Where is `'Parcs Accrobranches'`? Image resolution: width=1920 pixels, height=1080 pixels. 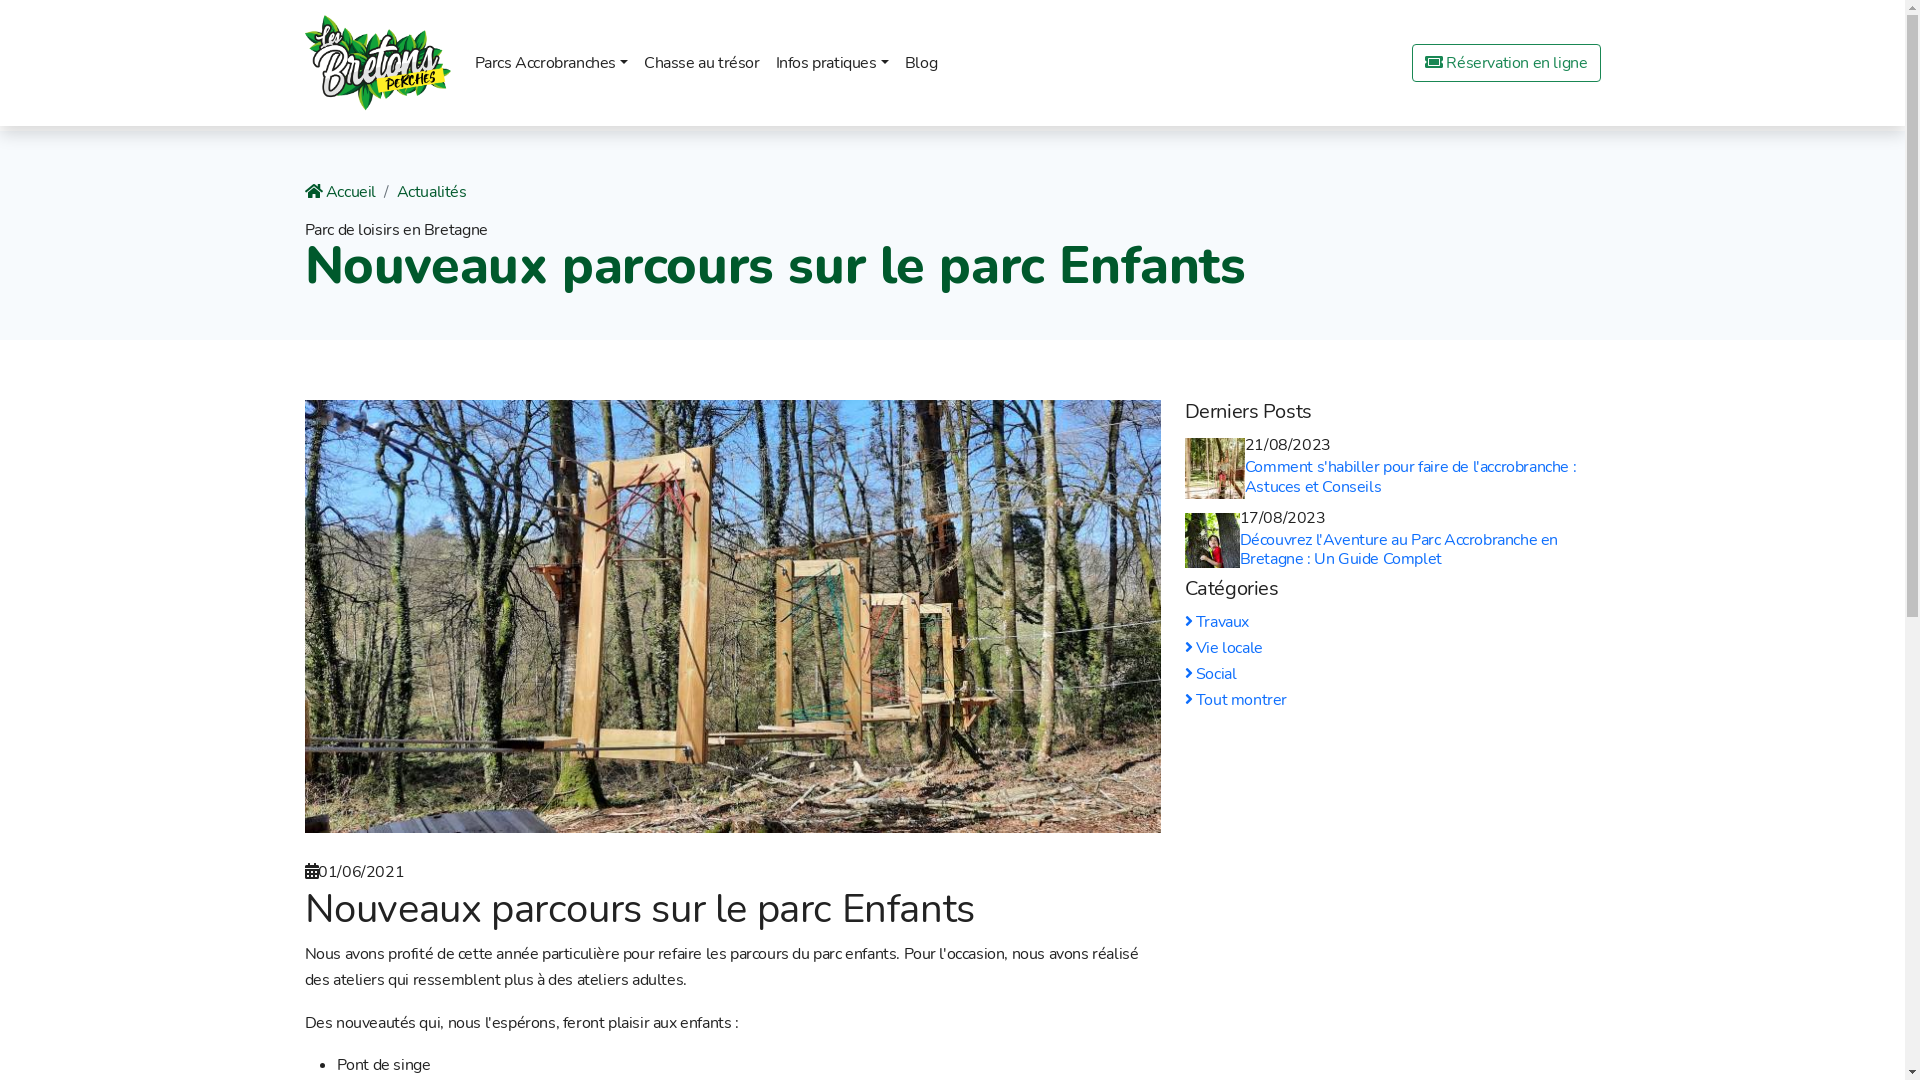
'Parcs Accrobranches' is located at coordinates (551, 61).